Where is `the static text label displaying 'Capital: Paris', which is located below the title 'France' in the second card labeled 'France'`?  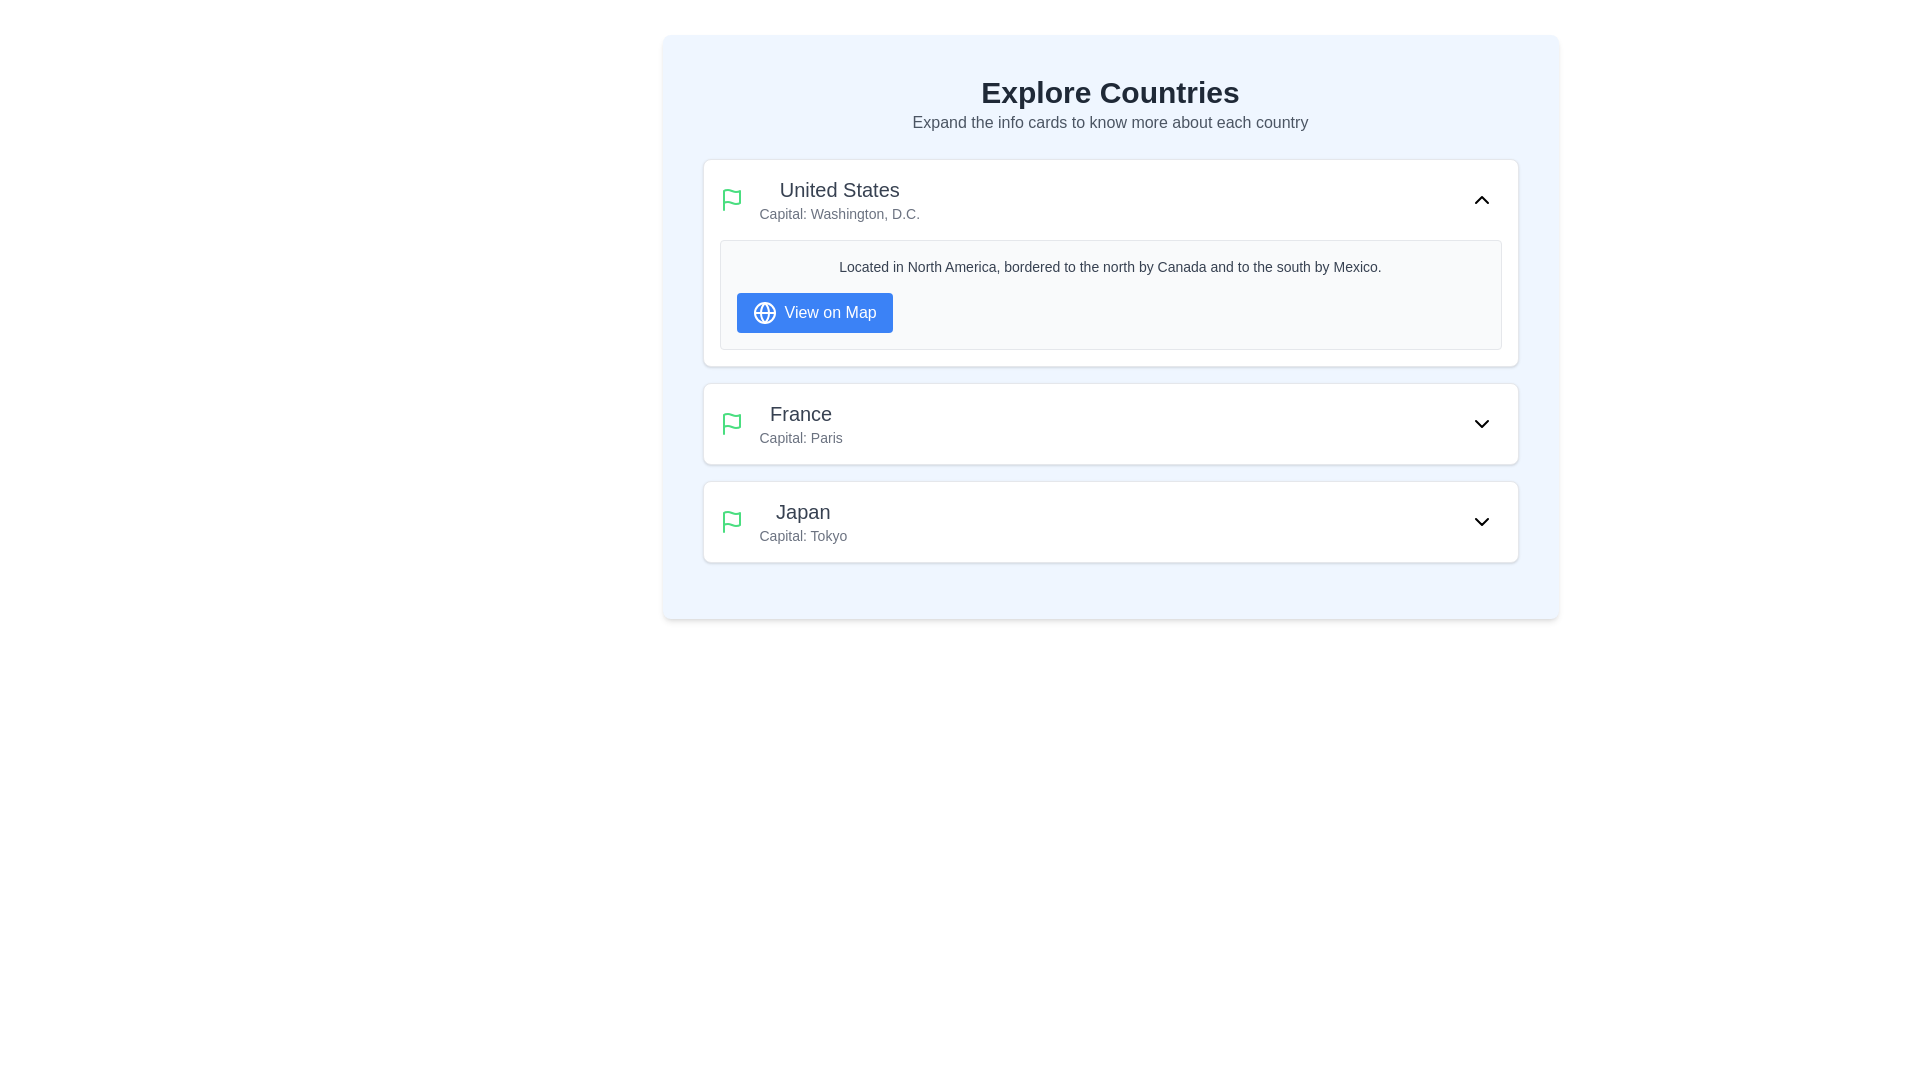
the static text label displaying 'Capital: Paris', which is located below the title 'France' in the second card labeled 'France' is located at coordinates (801, 437).